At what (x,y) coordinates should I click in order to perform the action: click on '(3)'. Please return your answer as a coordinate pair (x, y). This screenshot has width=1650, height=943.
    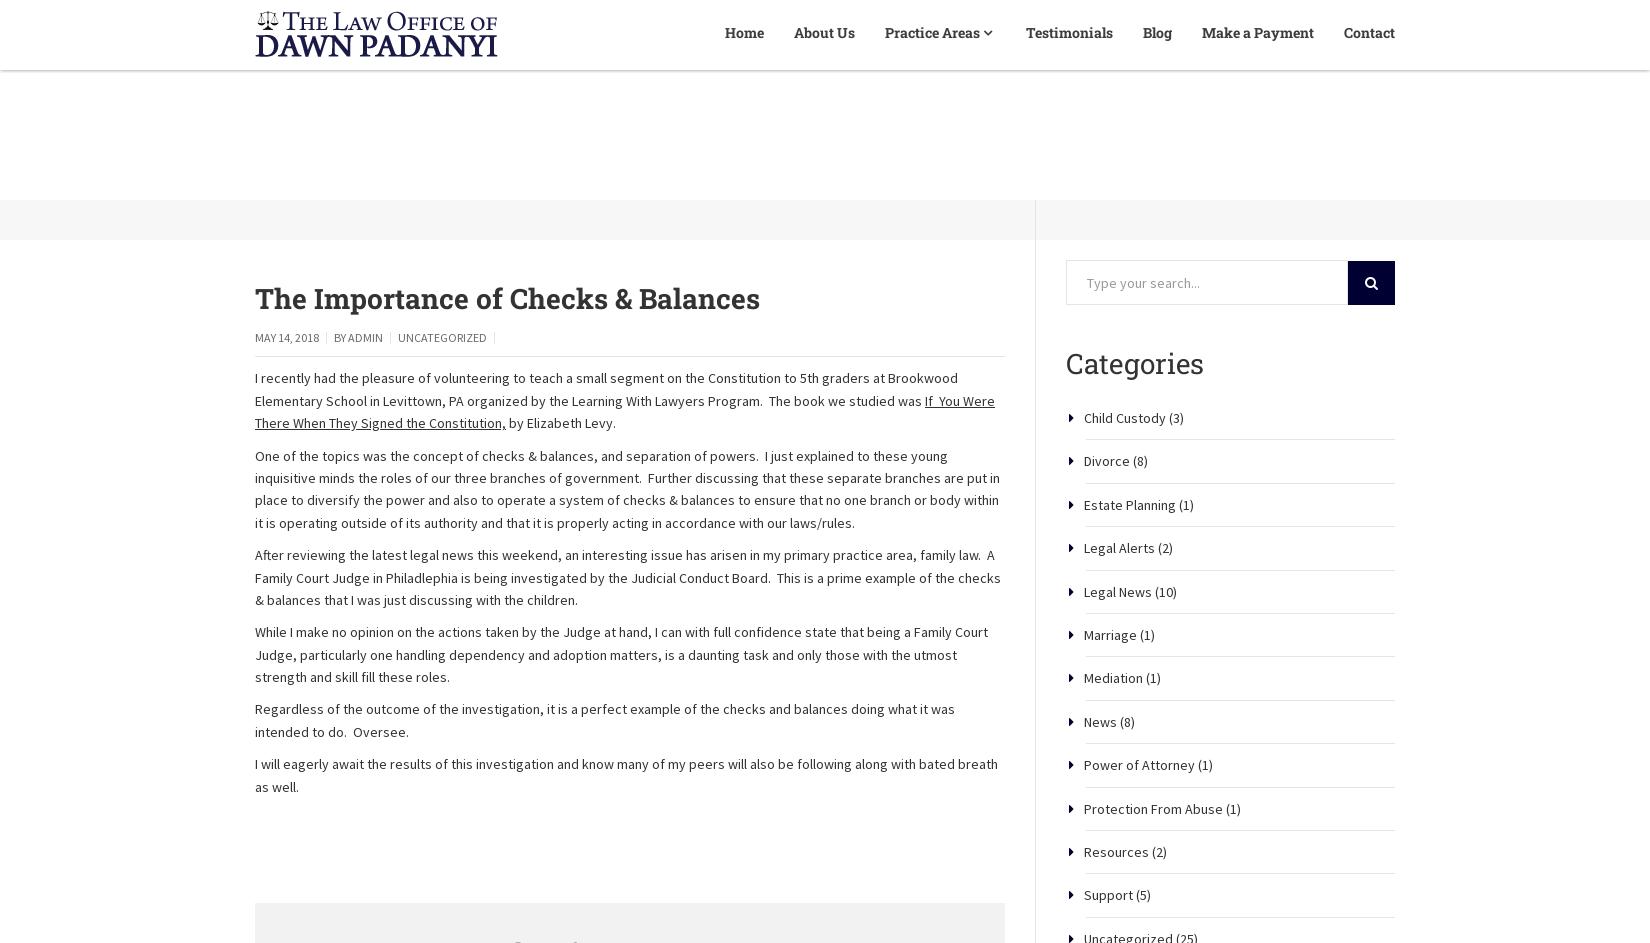
    Looking at the image, I should click on (1174, 485).